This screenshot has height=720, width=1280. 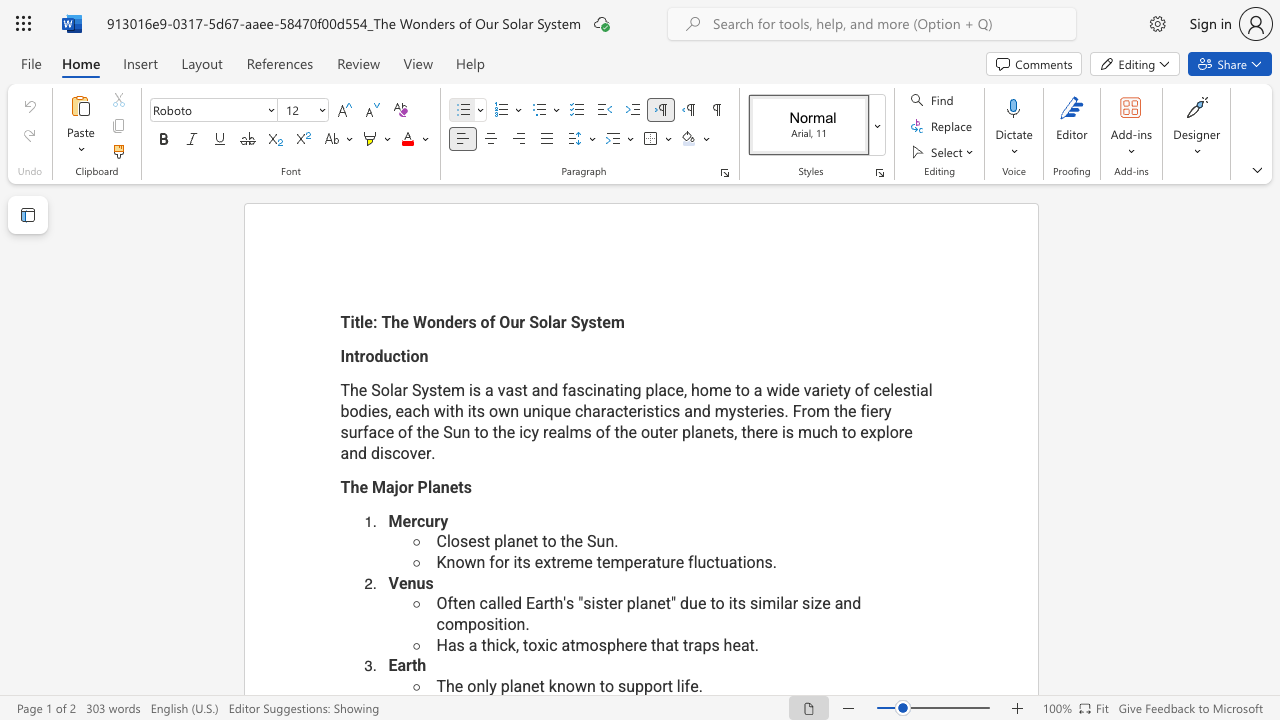 I want to click on the 1th character "a" in the text, so click(x=651, y=562).